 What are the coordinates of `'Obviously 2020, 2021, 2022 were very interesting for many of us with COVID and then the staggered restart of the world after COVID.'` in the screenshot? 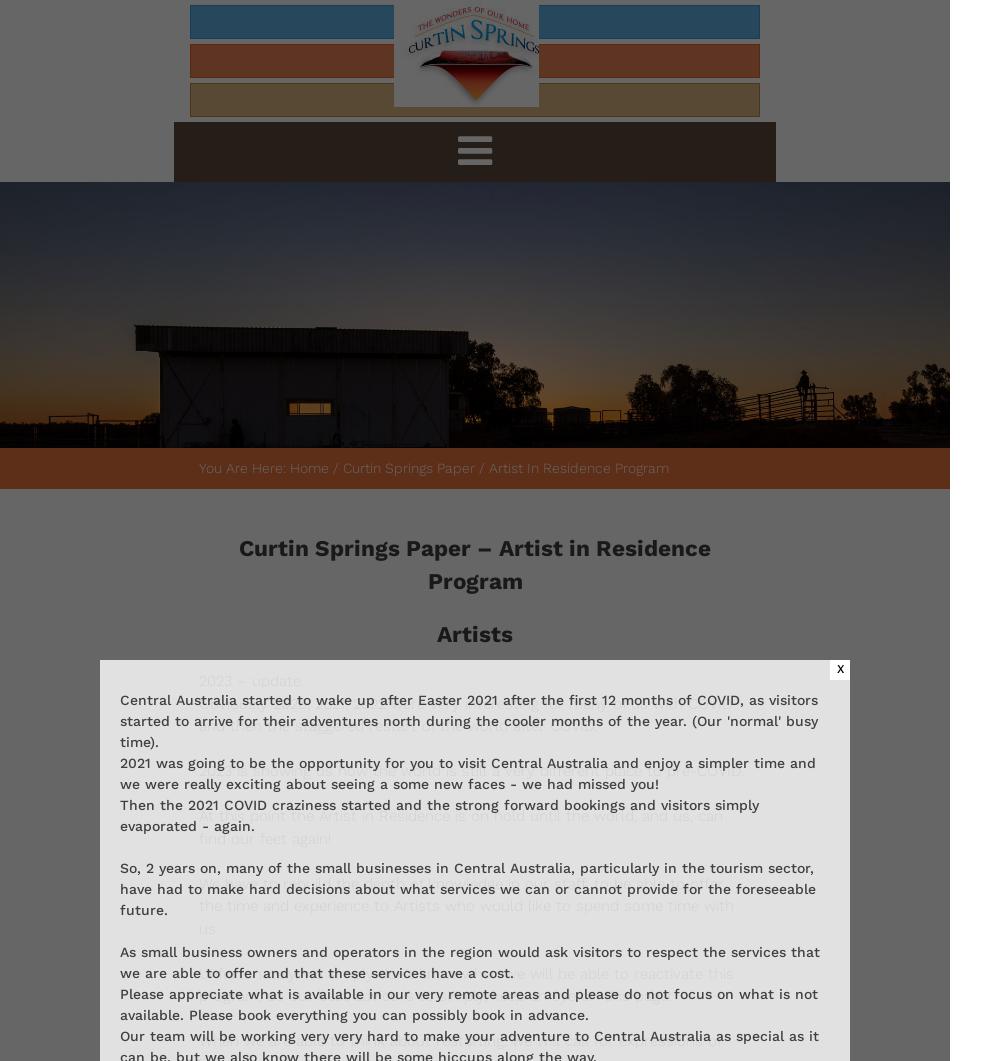 It's located at (464, 714).